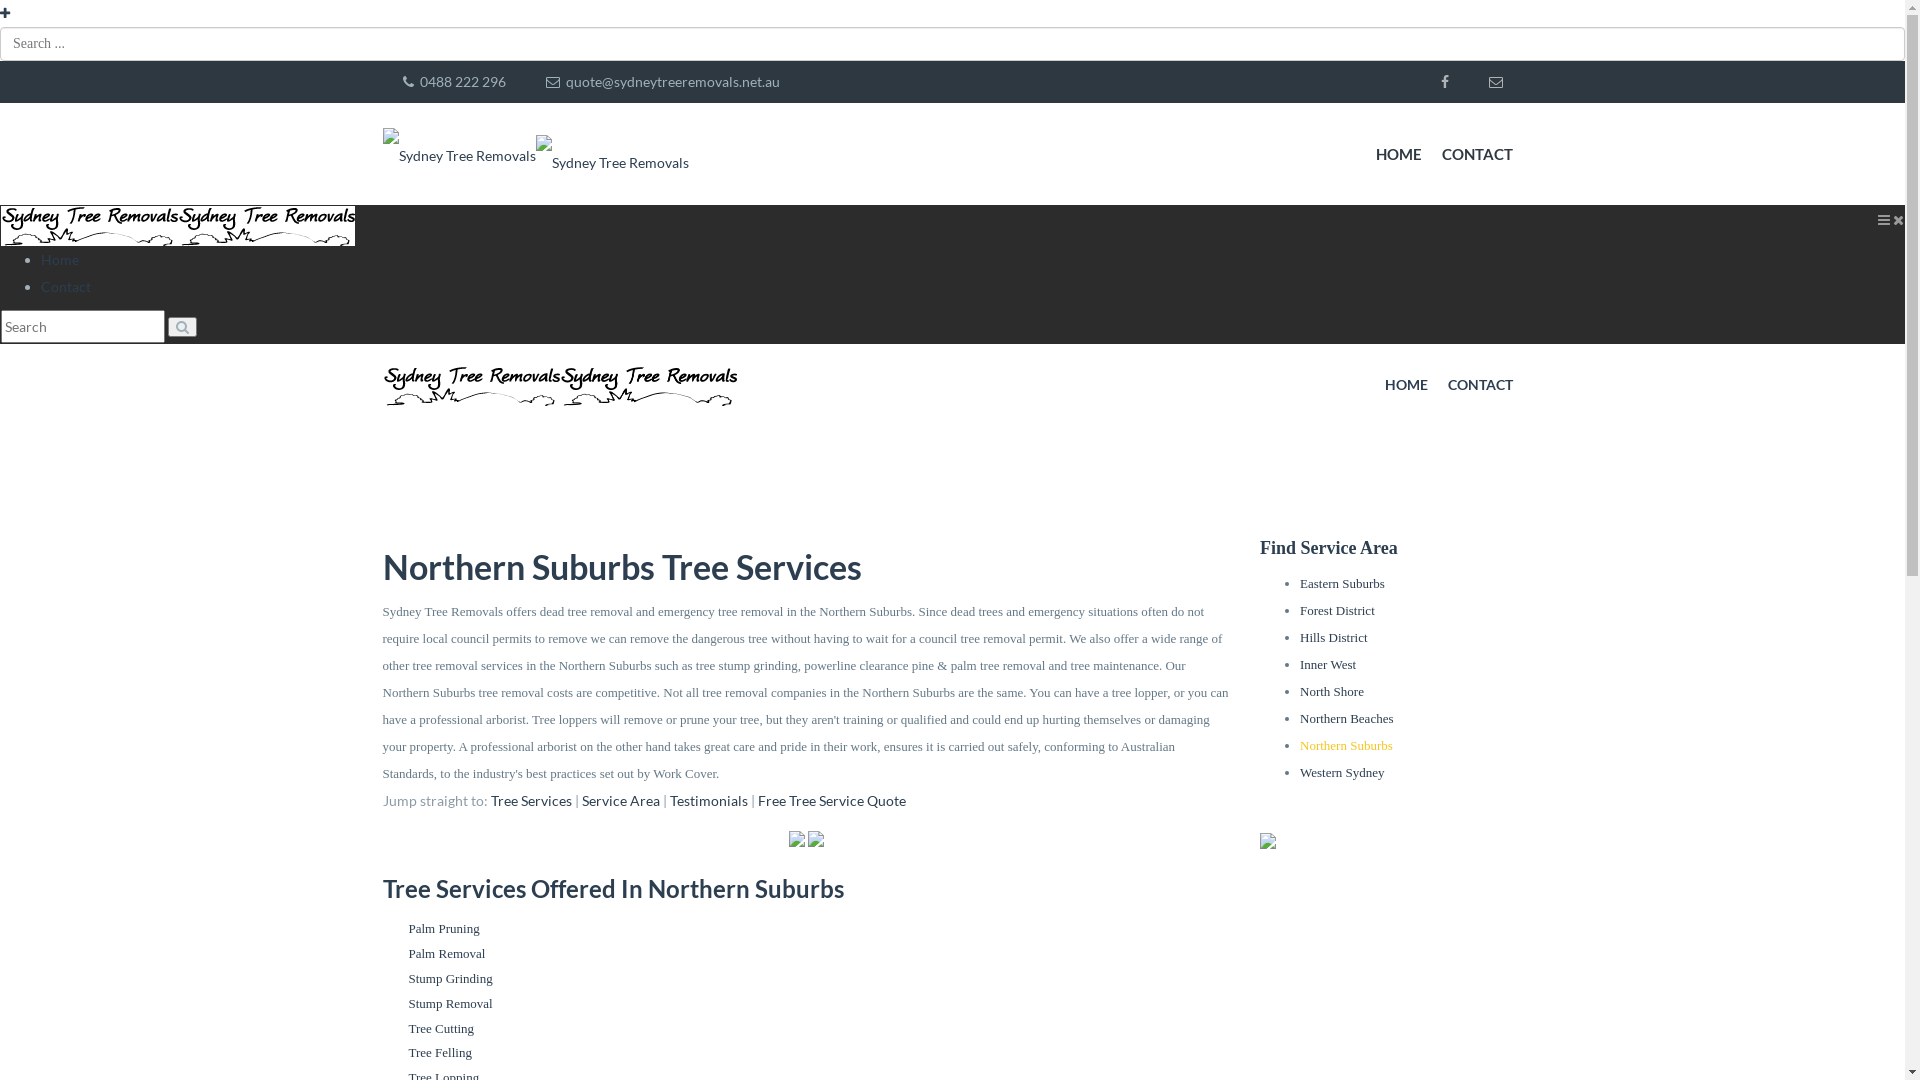  Describe the element at coordinates (1328, 664) in the screenshot. I see `'Inner West'` at that location.